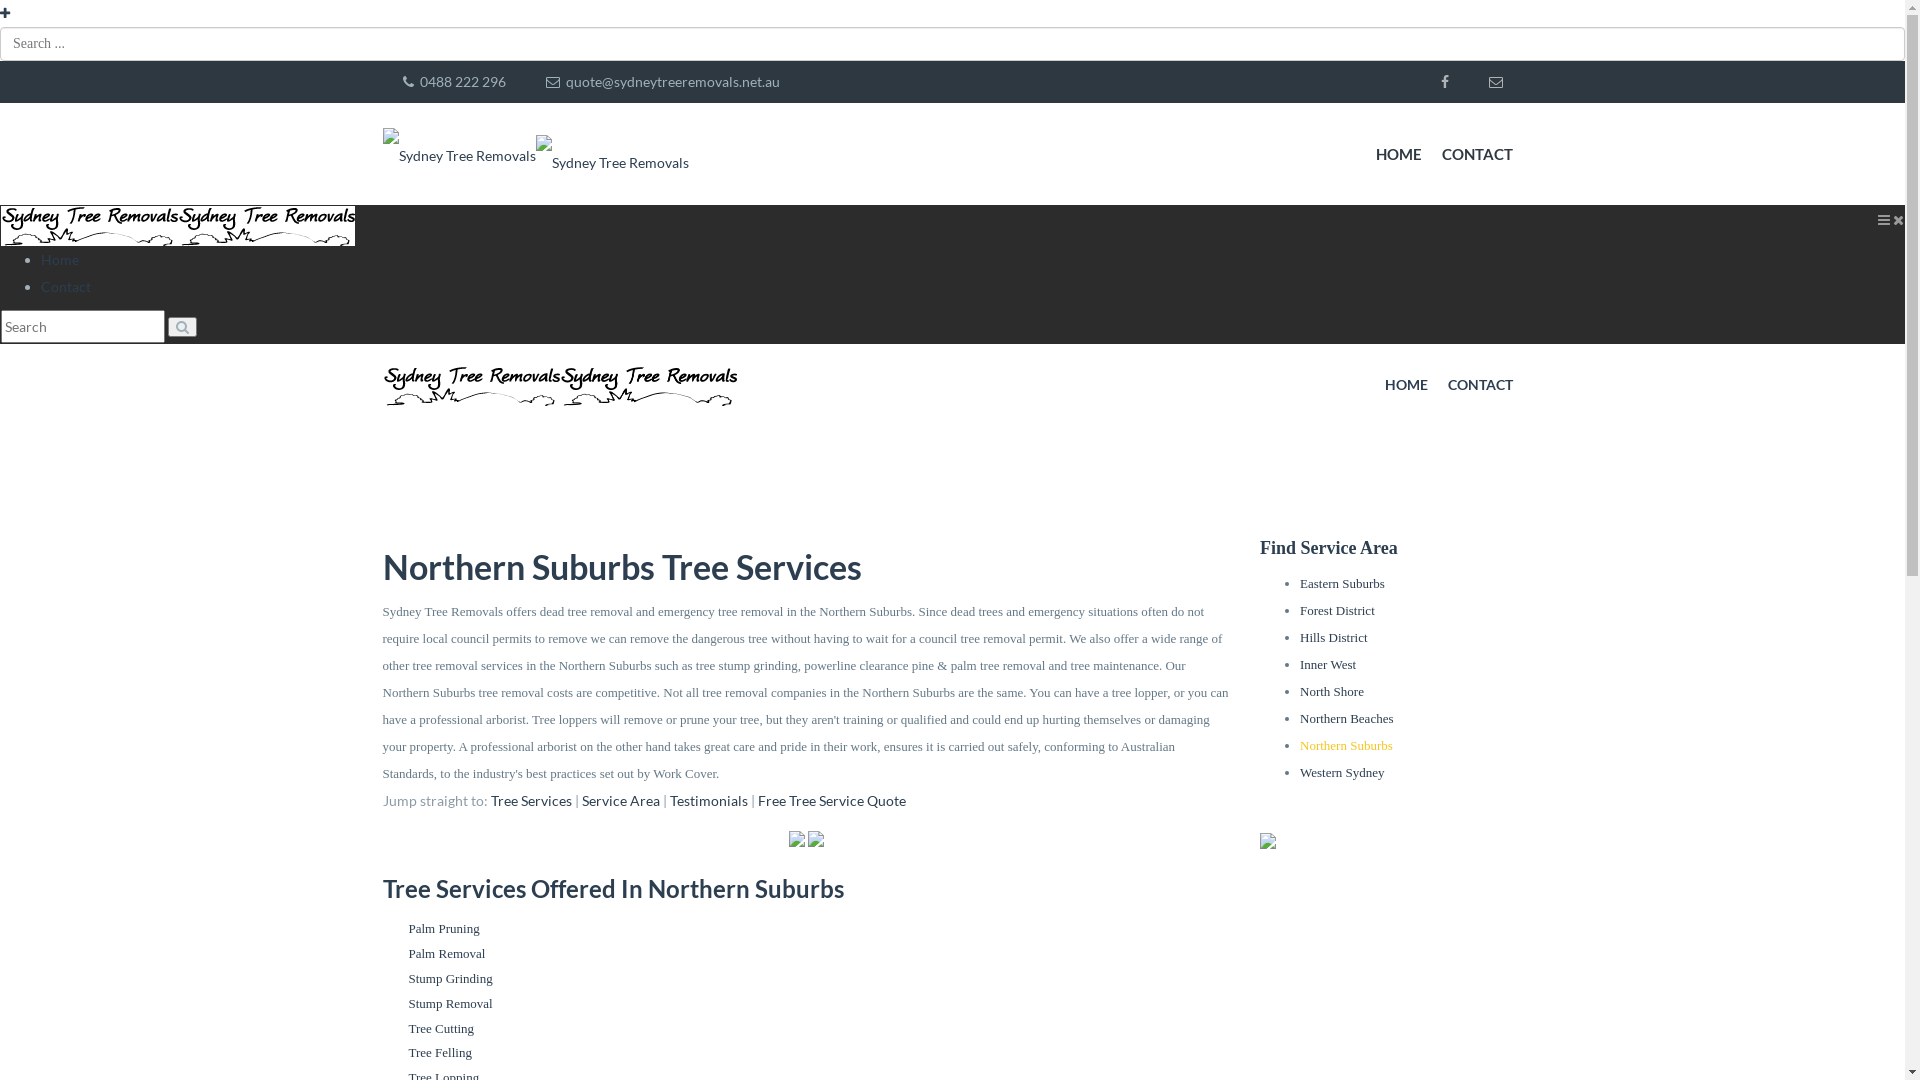  Describe the element at coordinates (1328, 664) in the screenshot. I see `'Inner West'` at that location.